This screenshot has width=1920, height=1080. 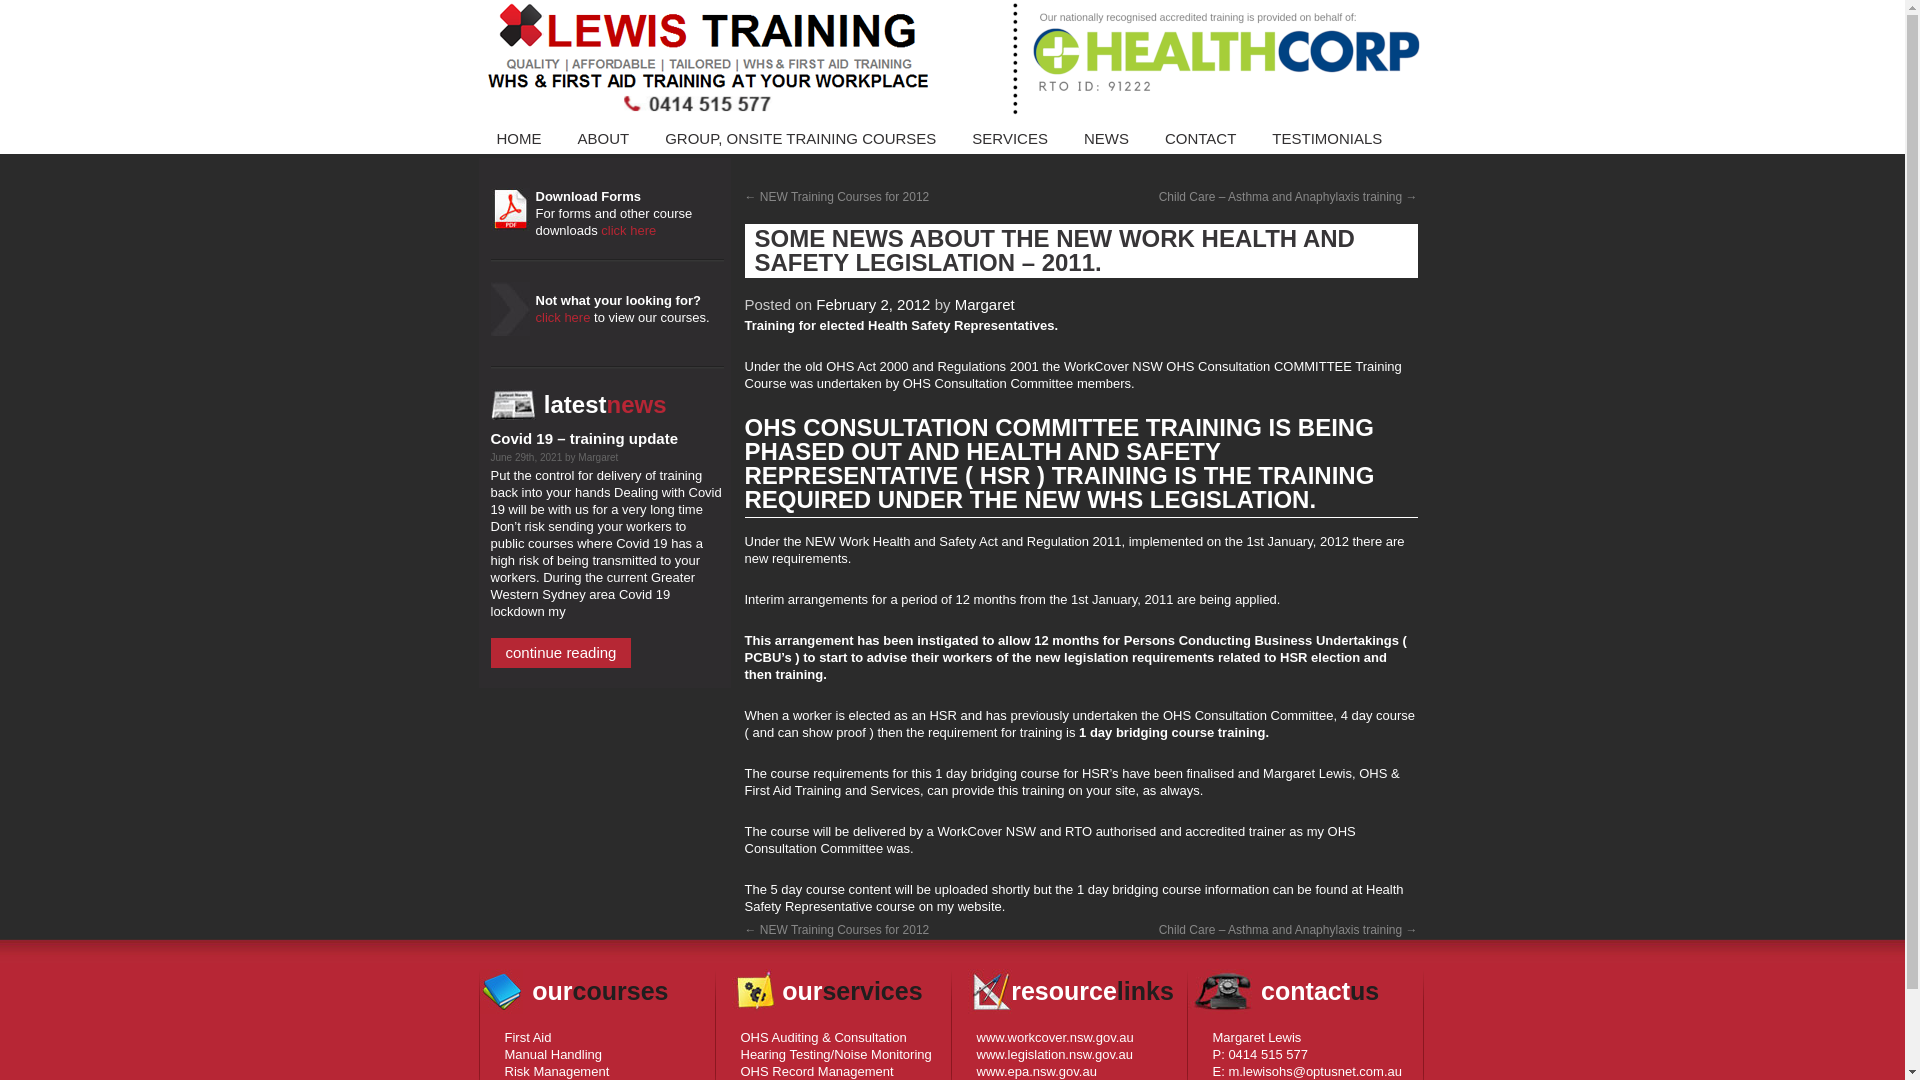 I want to click on 'February 2, 2012', so click(x=873, y=304).